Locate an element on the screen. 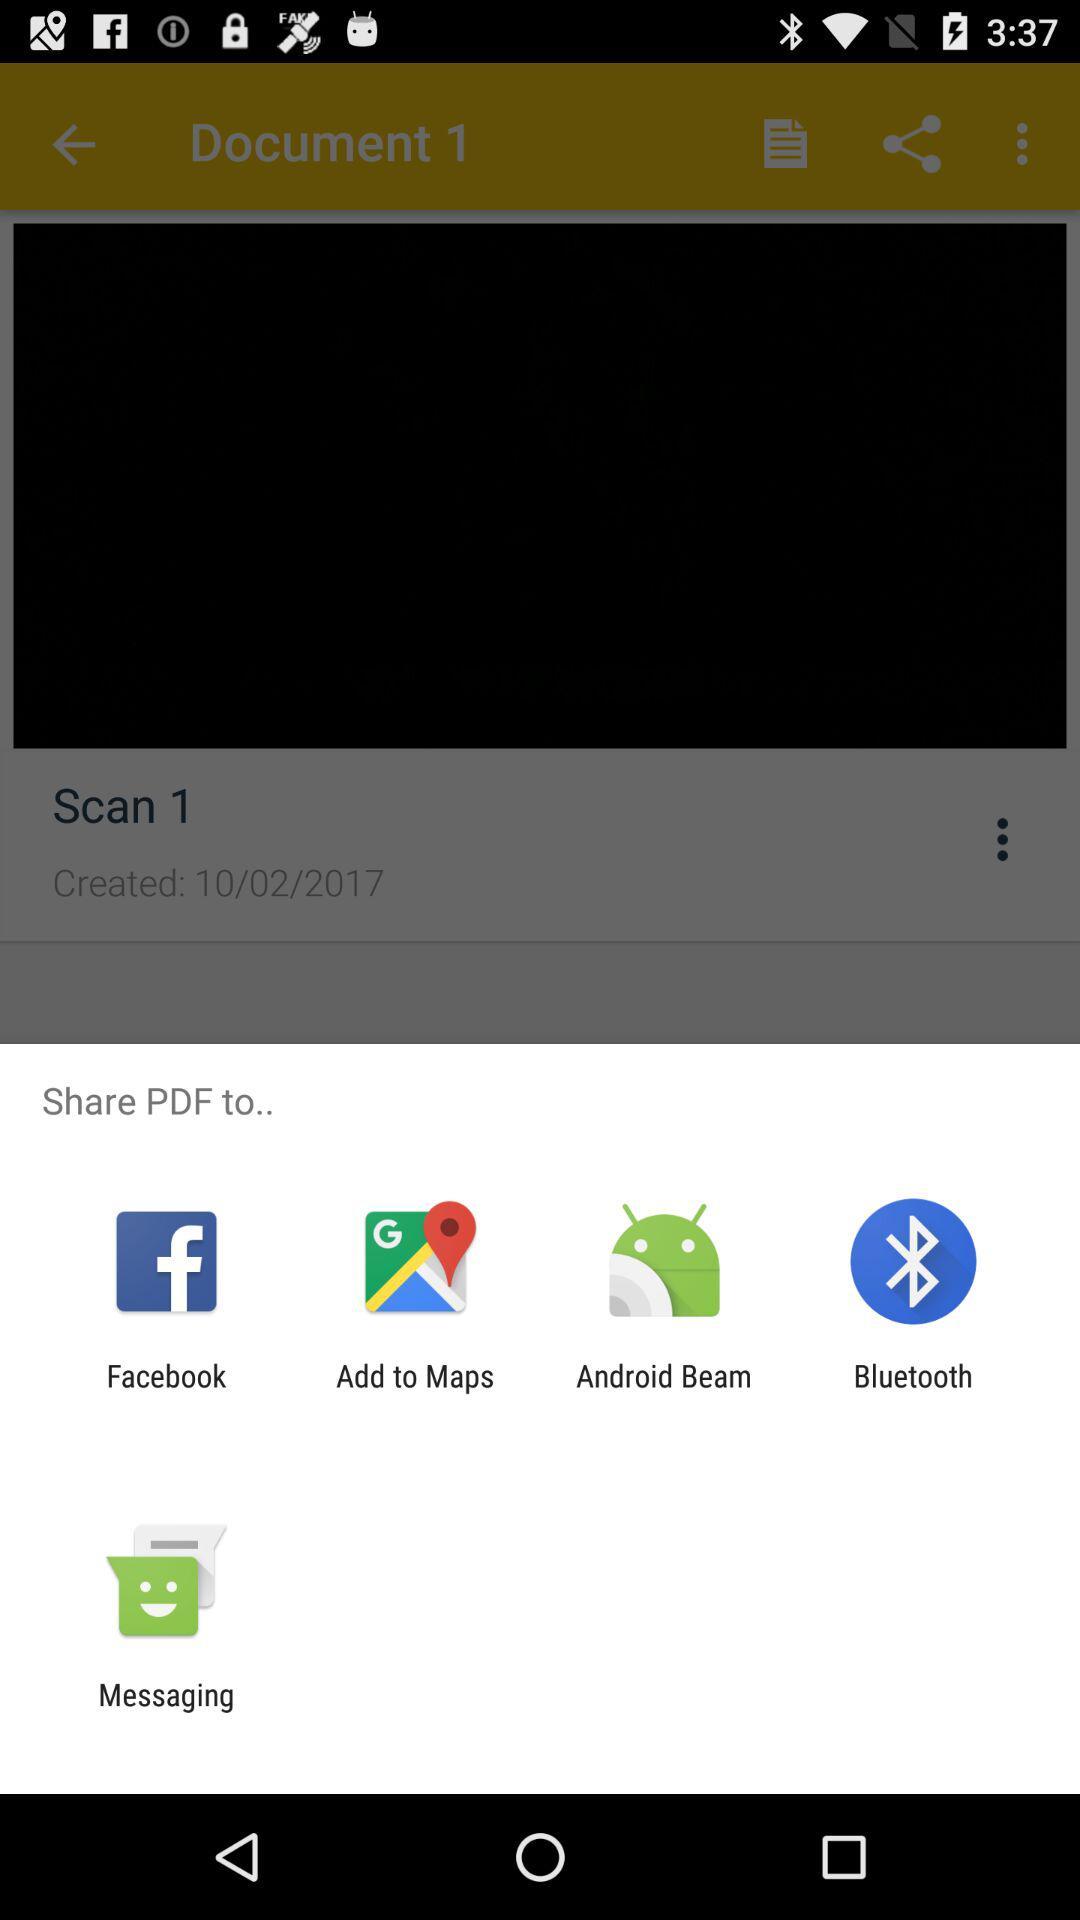 The image size is (1080, 1920). item next to the add to maps item is located at coordinates (165, 1392).